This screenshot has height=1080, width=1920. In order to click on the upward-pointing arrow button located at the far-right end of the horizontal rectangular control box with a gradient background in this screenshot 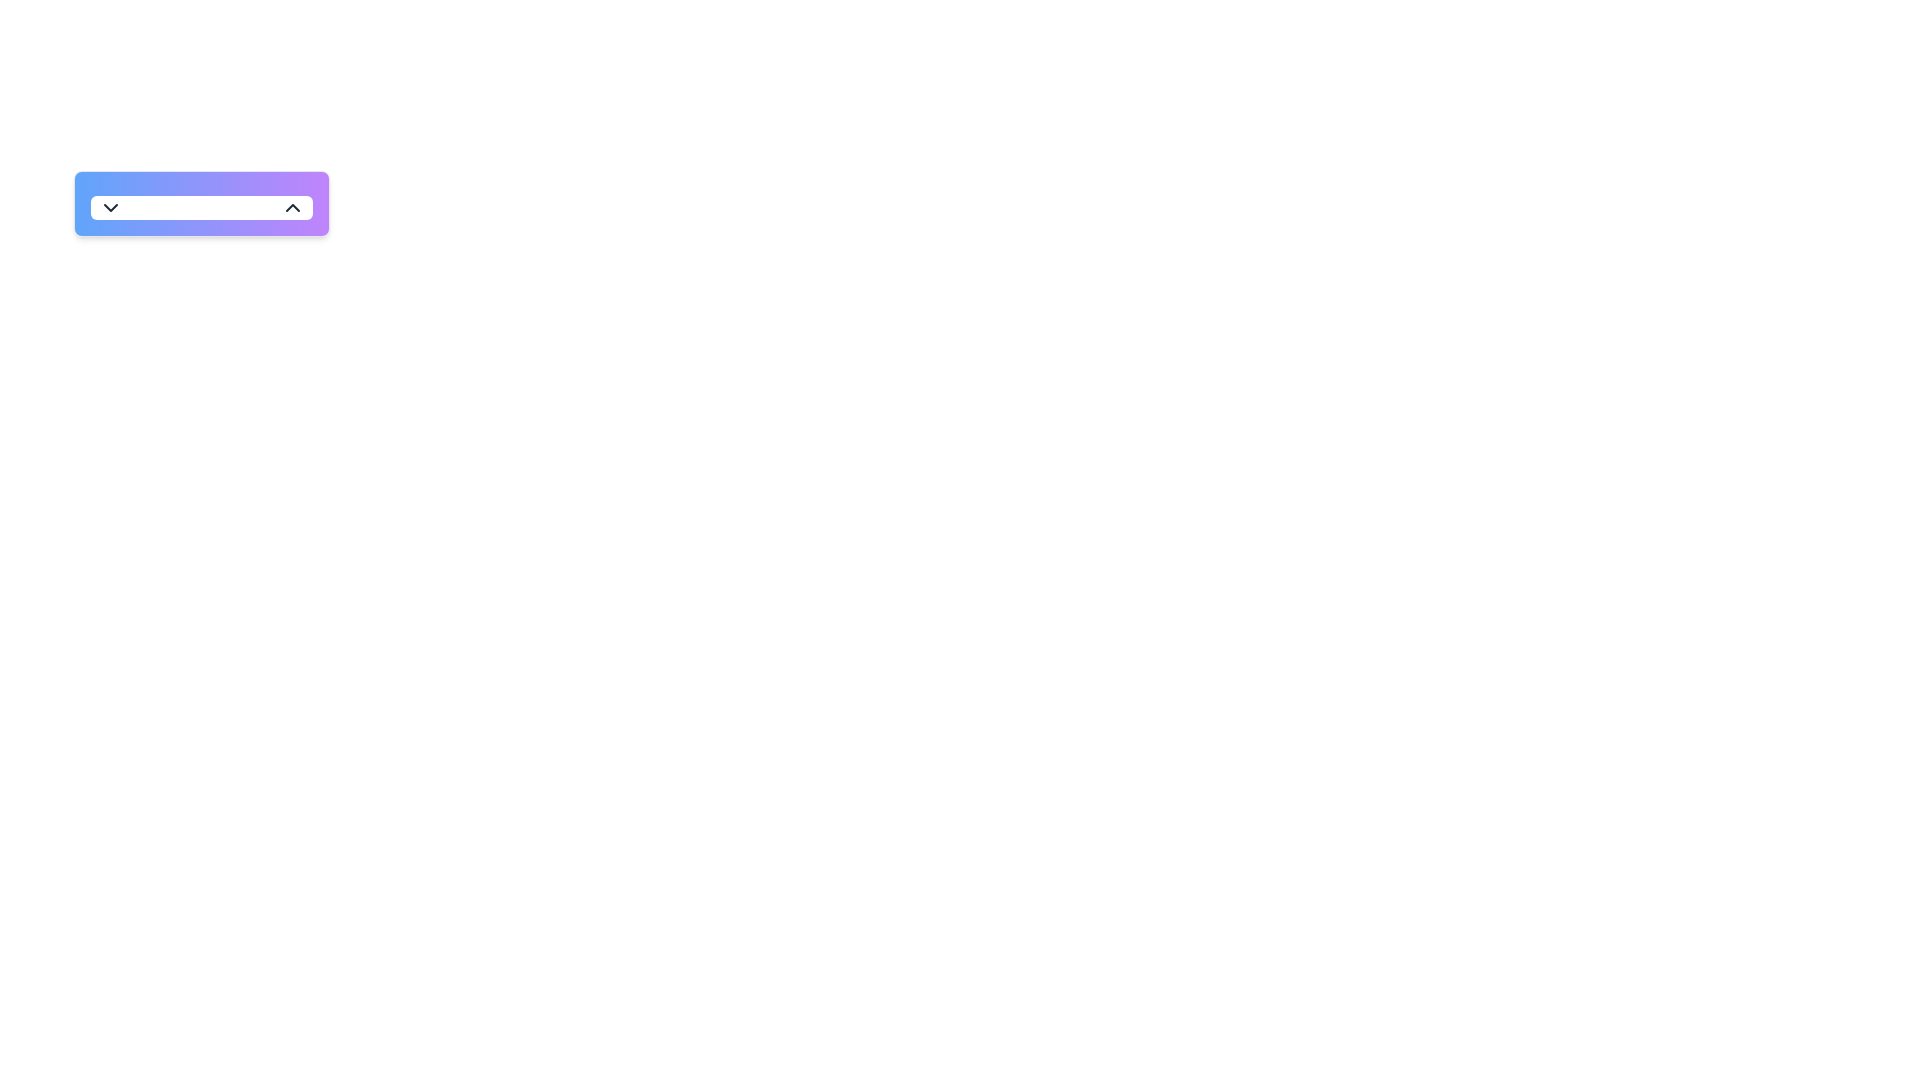, I will do `click(291, 208)`.